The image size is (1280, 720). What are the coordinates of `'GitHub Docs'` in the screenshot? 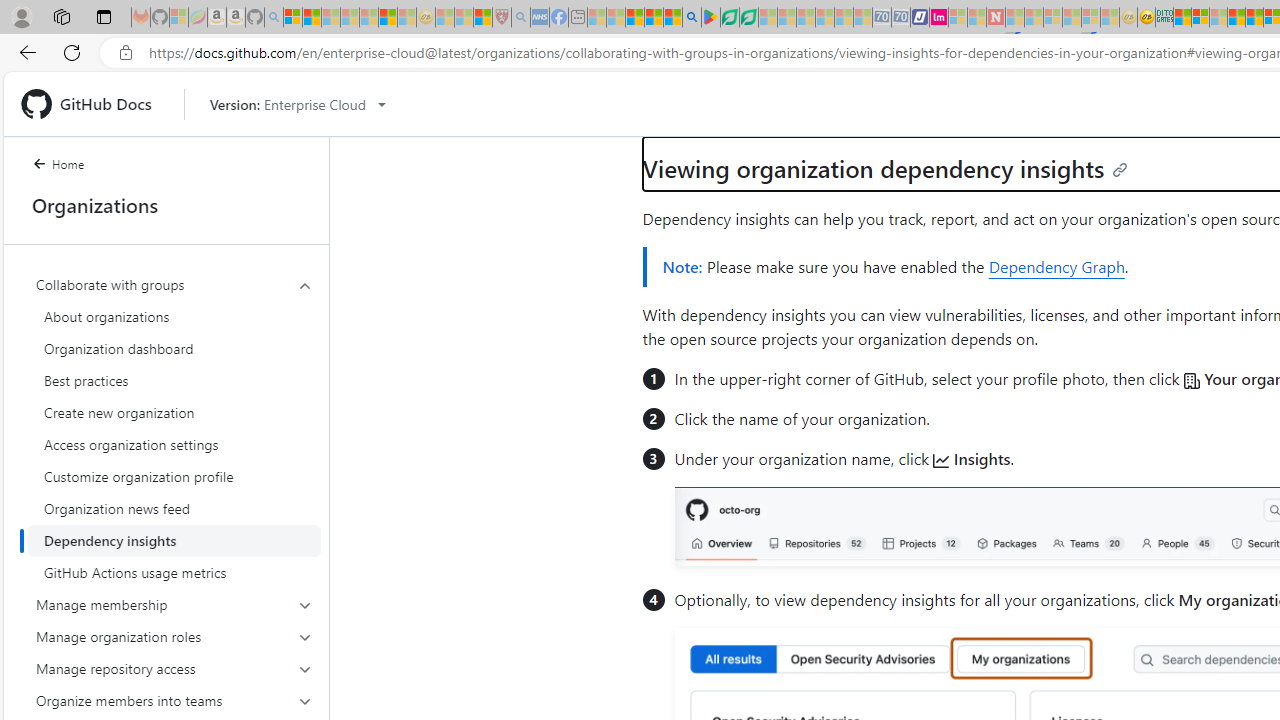 It's located at (93, 104).